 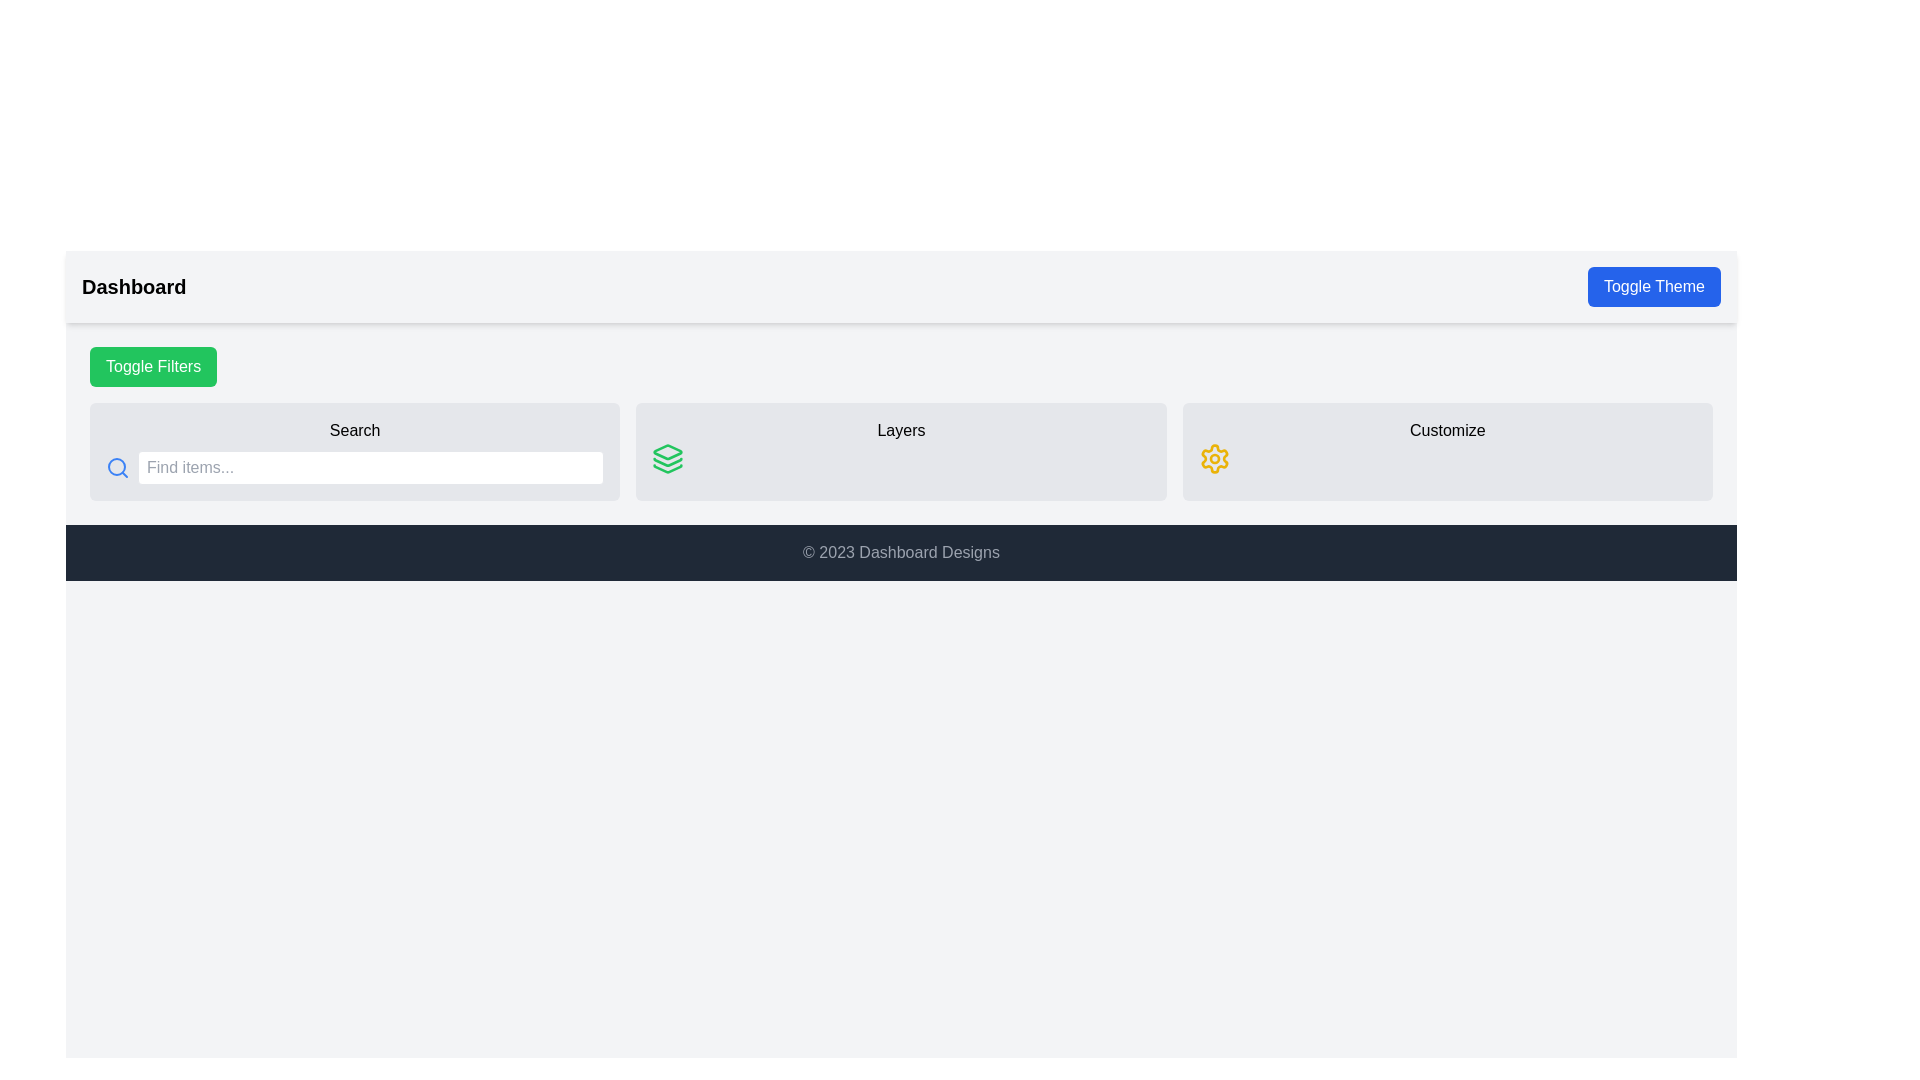 I want to click on the 'Dashboard' text label, which is styled in bold, large black font on a white background and is located on the left side of the header bar, before the 'Toggle Theme' button, so click(x=133, y=286).